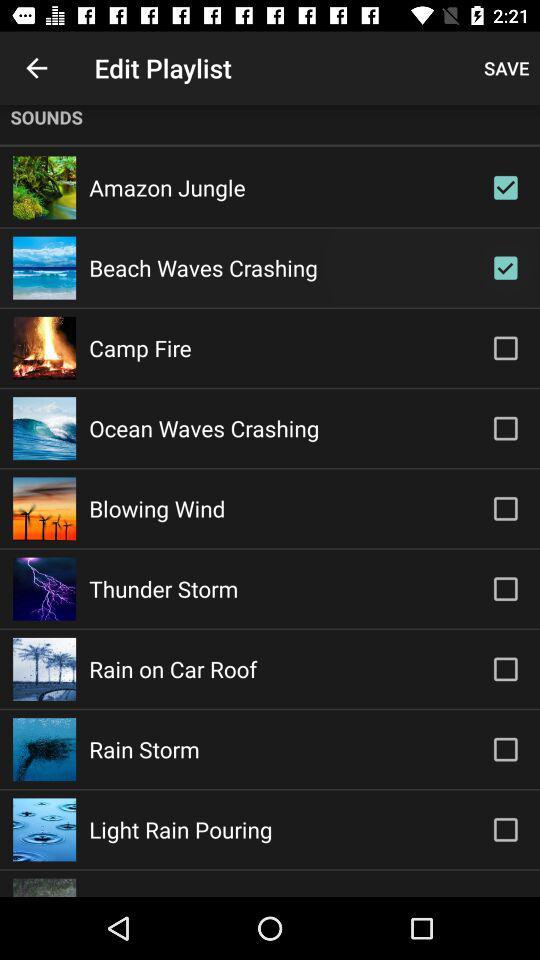 This screenshot has width=540, height=960. What do you see at coordinates (44, 428) in the screenshot?
I see `the image left to ocean waves crashing` at bounding box center [44, 428].